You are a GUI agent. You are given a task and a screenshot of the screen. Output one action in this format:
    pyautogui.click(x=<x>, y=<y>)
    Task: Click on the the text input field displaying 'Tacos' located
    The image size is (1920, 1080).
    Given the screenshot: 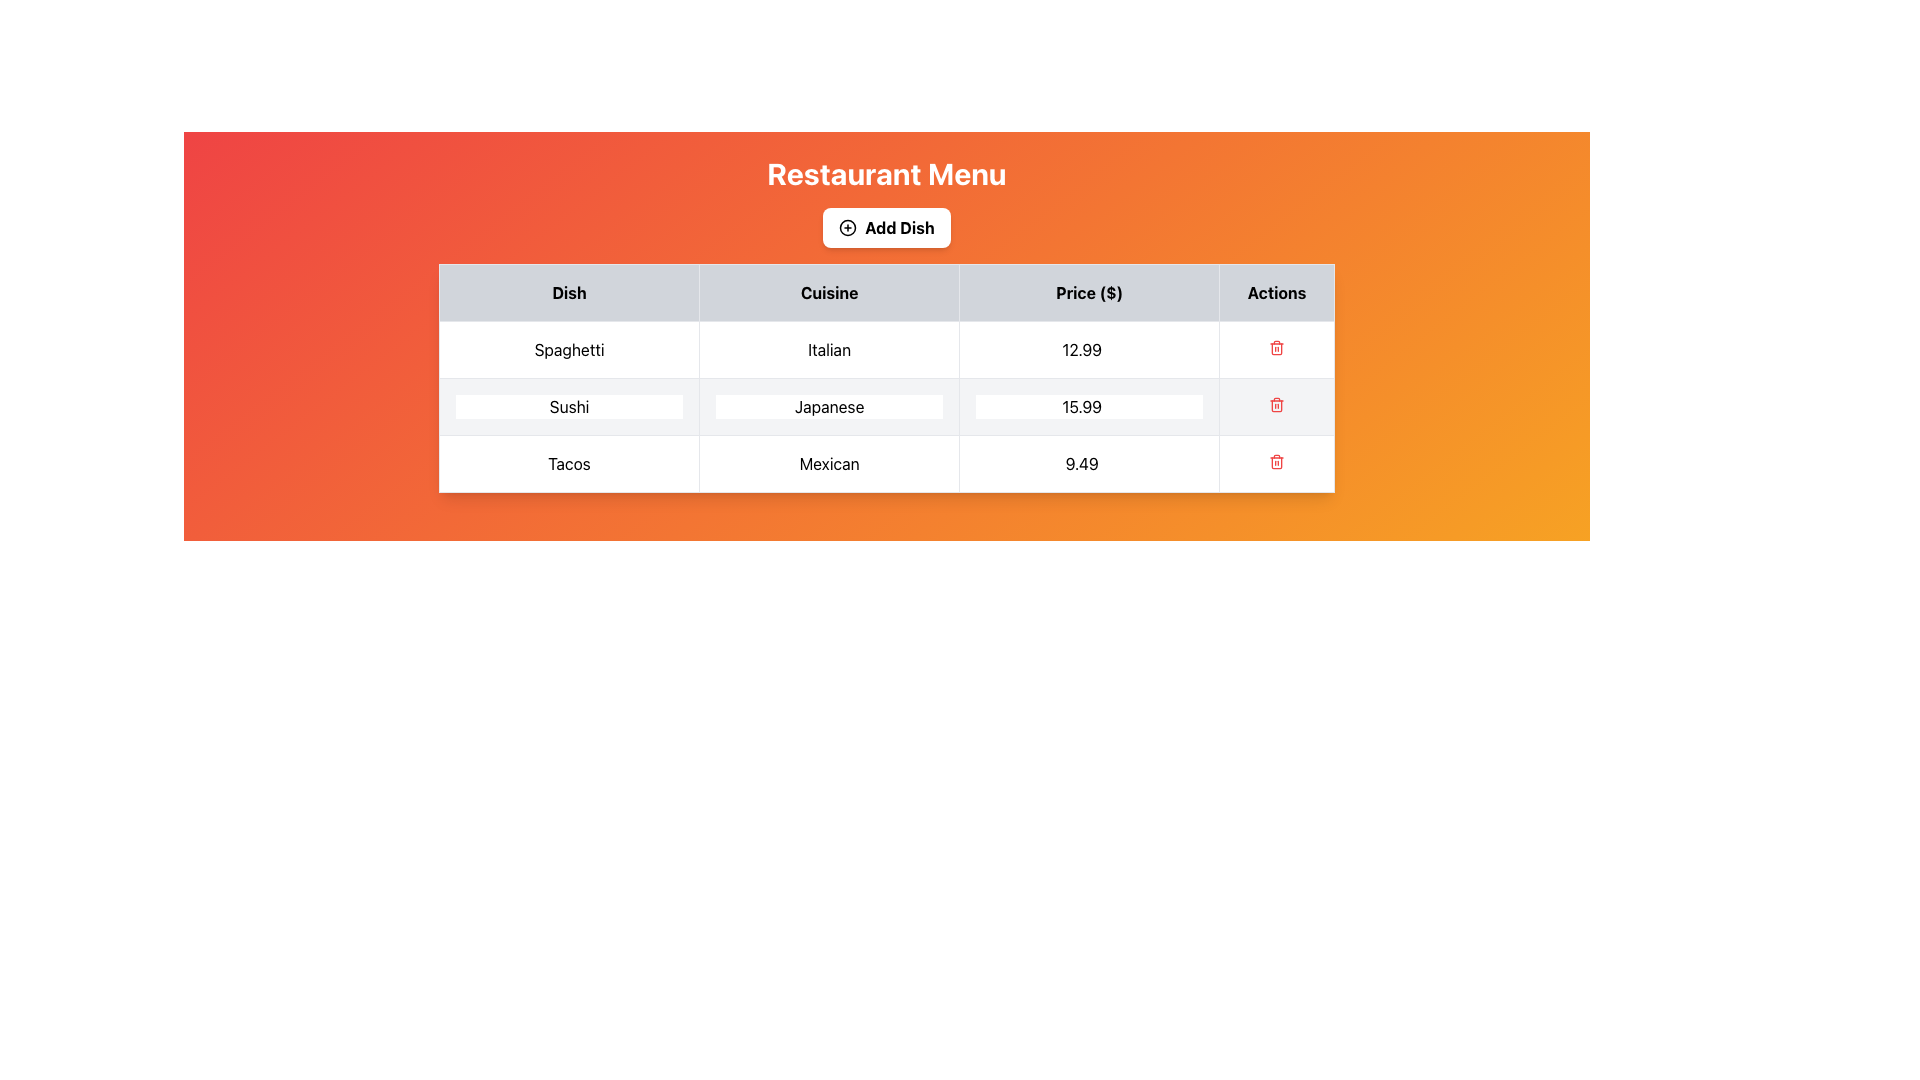 What is the action you would take?
    pyautogui.click(x=568, y=463)
    